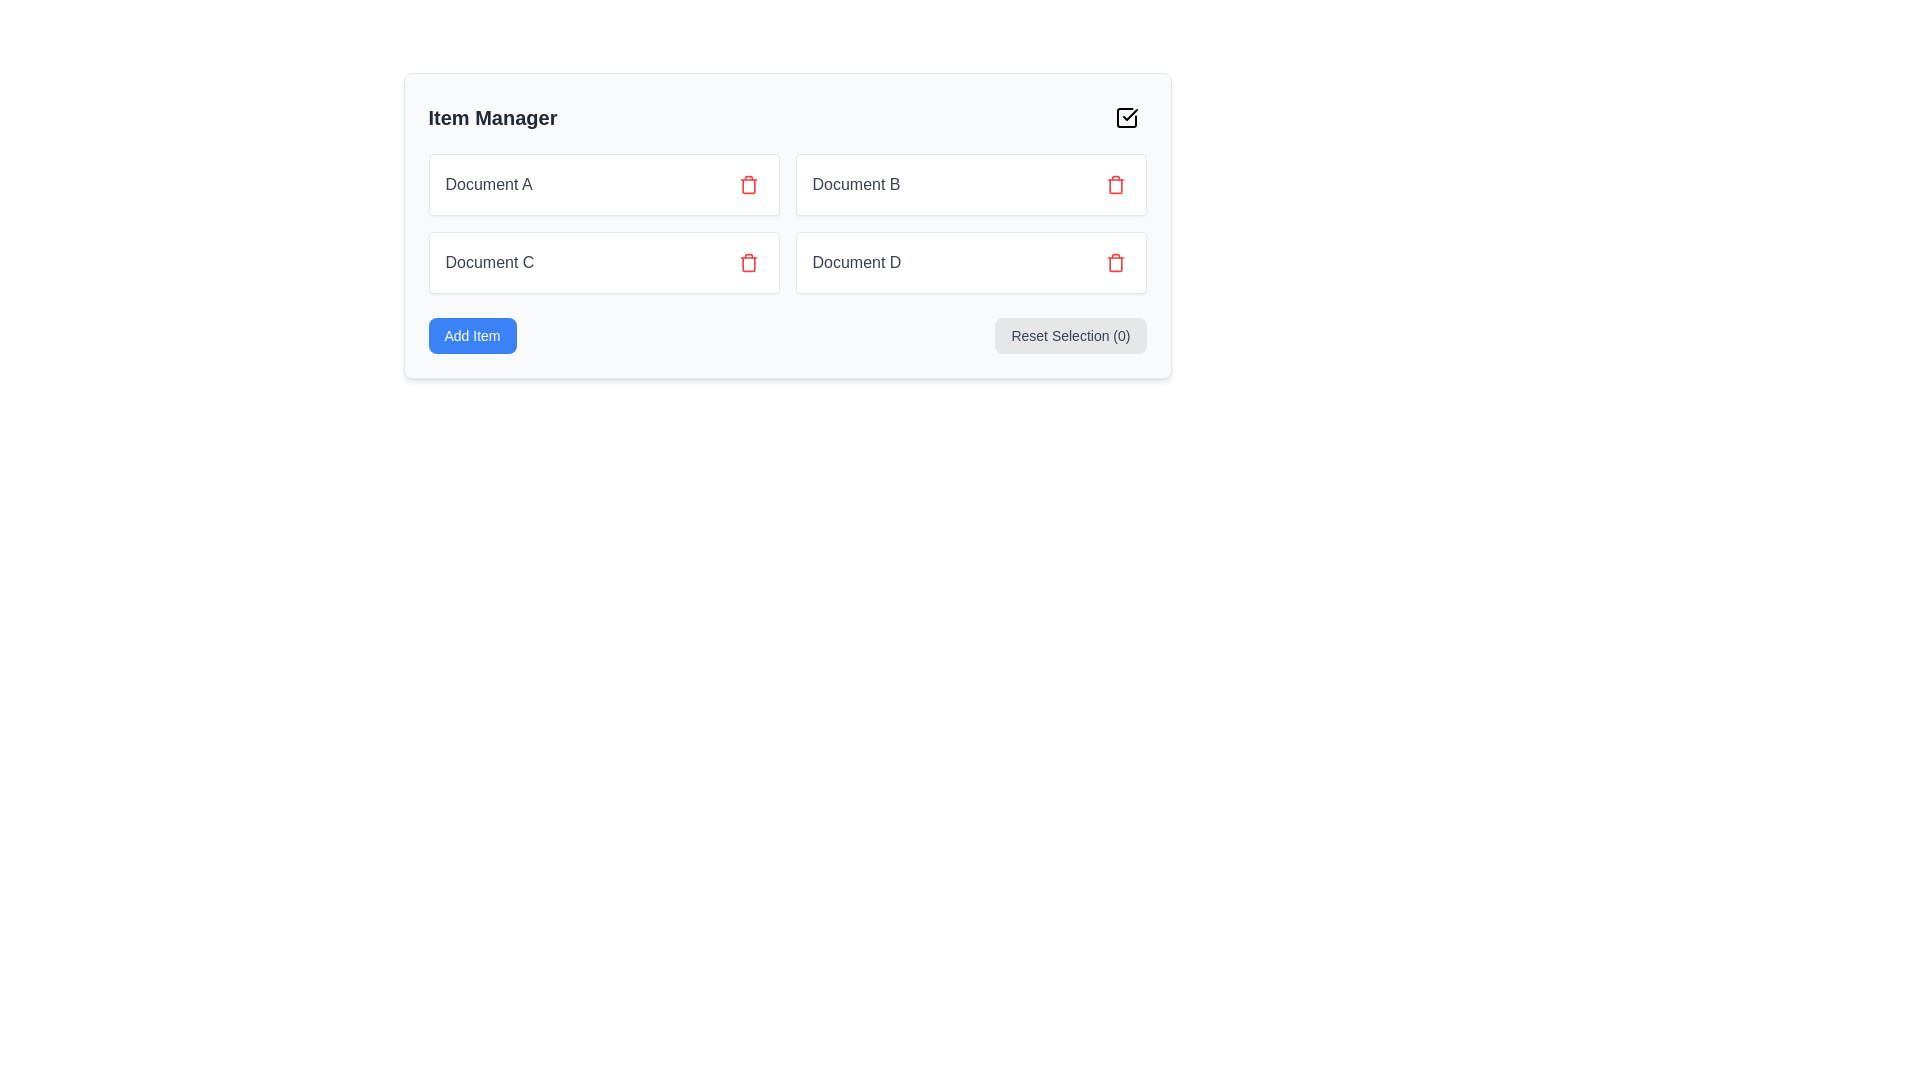 Image resolution: width=1920 pixels, height=1080 pixels. What do you see at coordinates (1114, 261) in the screenshot?
I see `the delete icon located to the right of the 'Document D' label` at bounding box center [1114, 261].